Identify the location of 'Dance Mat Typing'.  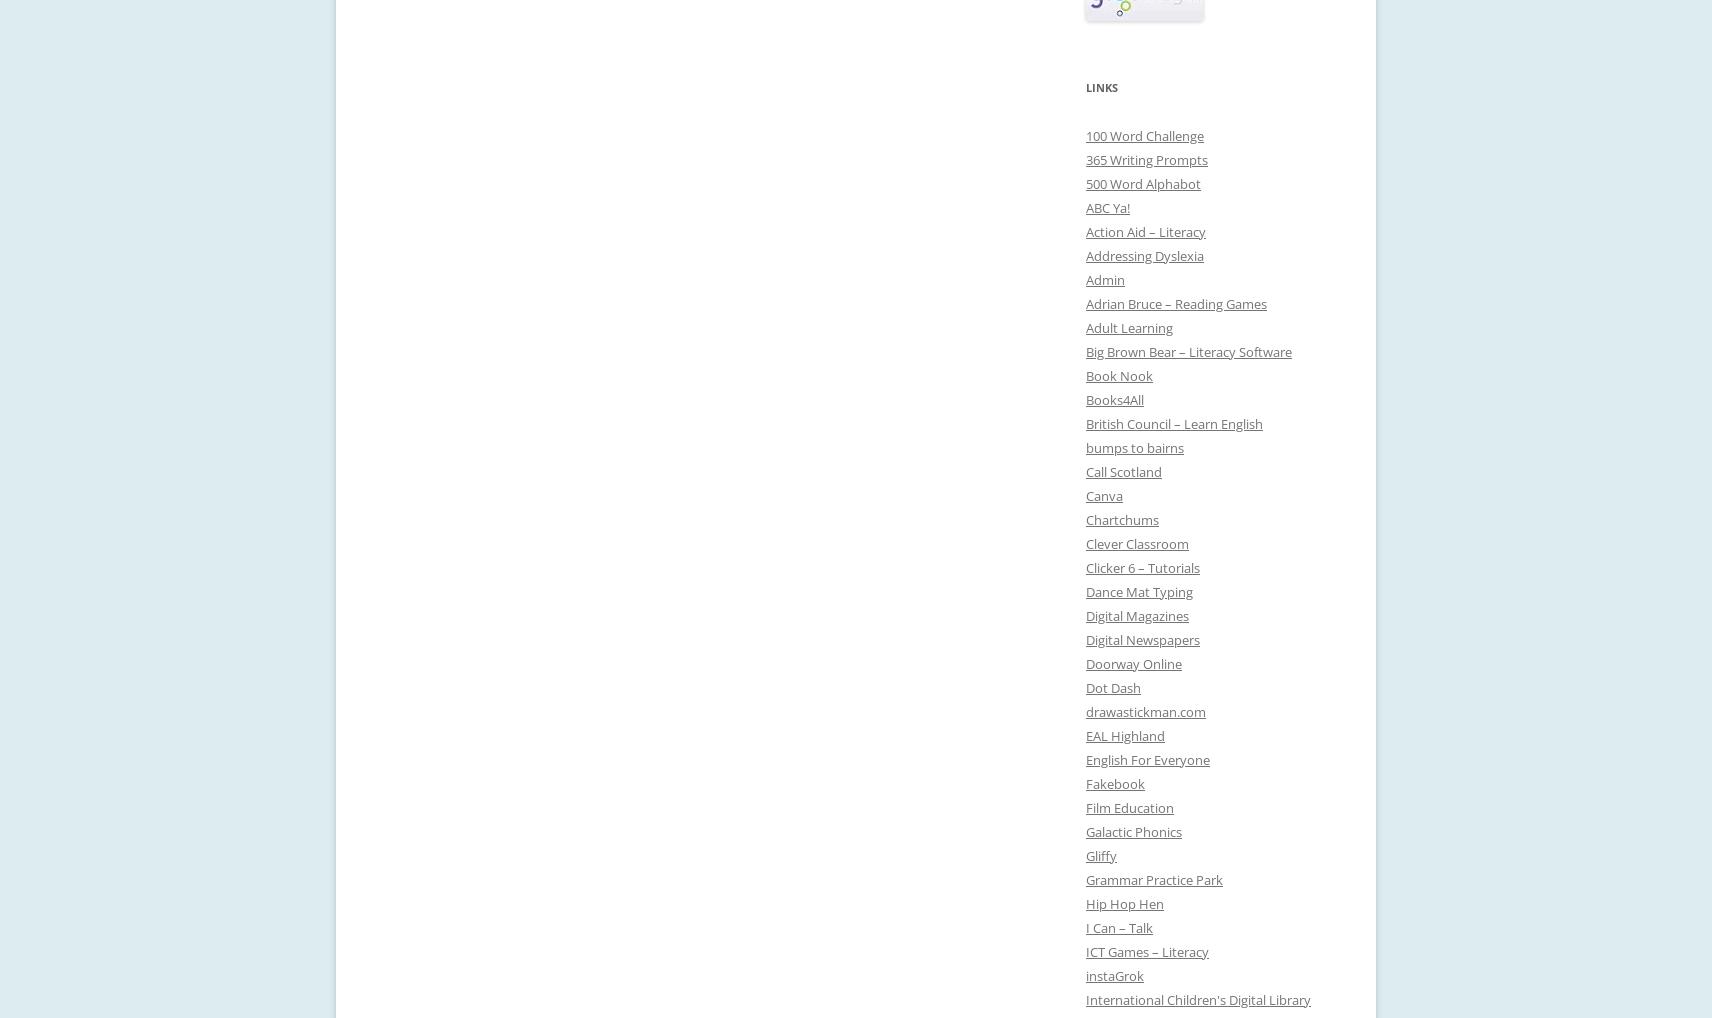
(1139, 591).